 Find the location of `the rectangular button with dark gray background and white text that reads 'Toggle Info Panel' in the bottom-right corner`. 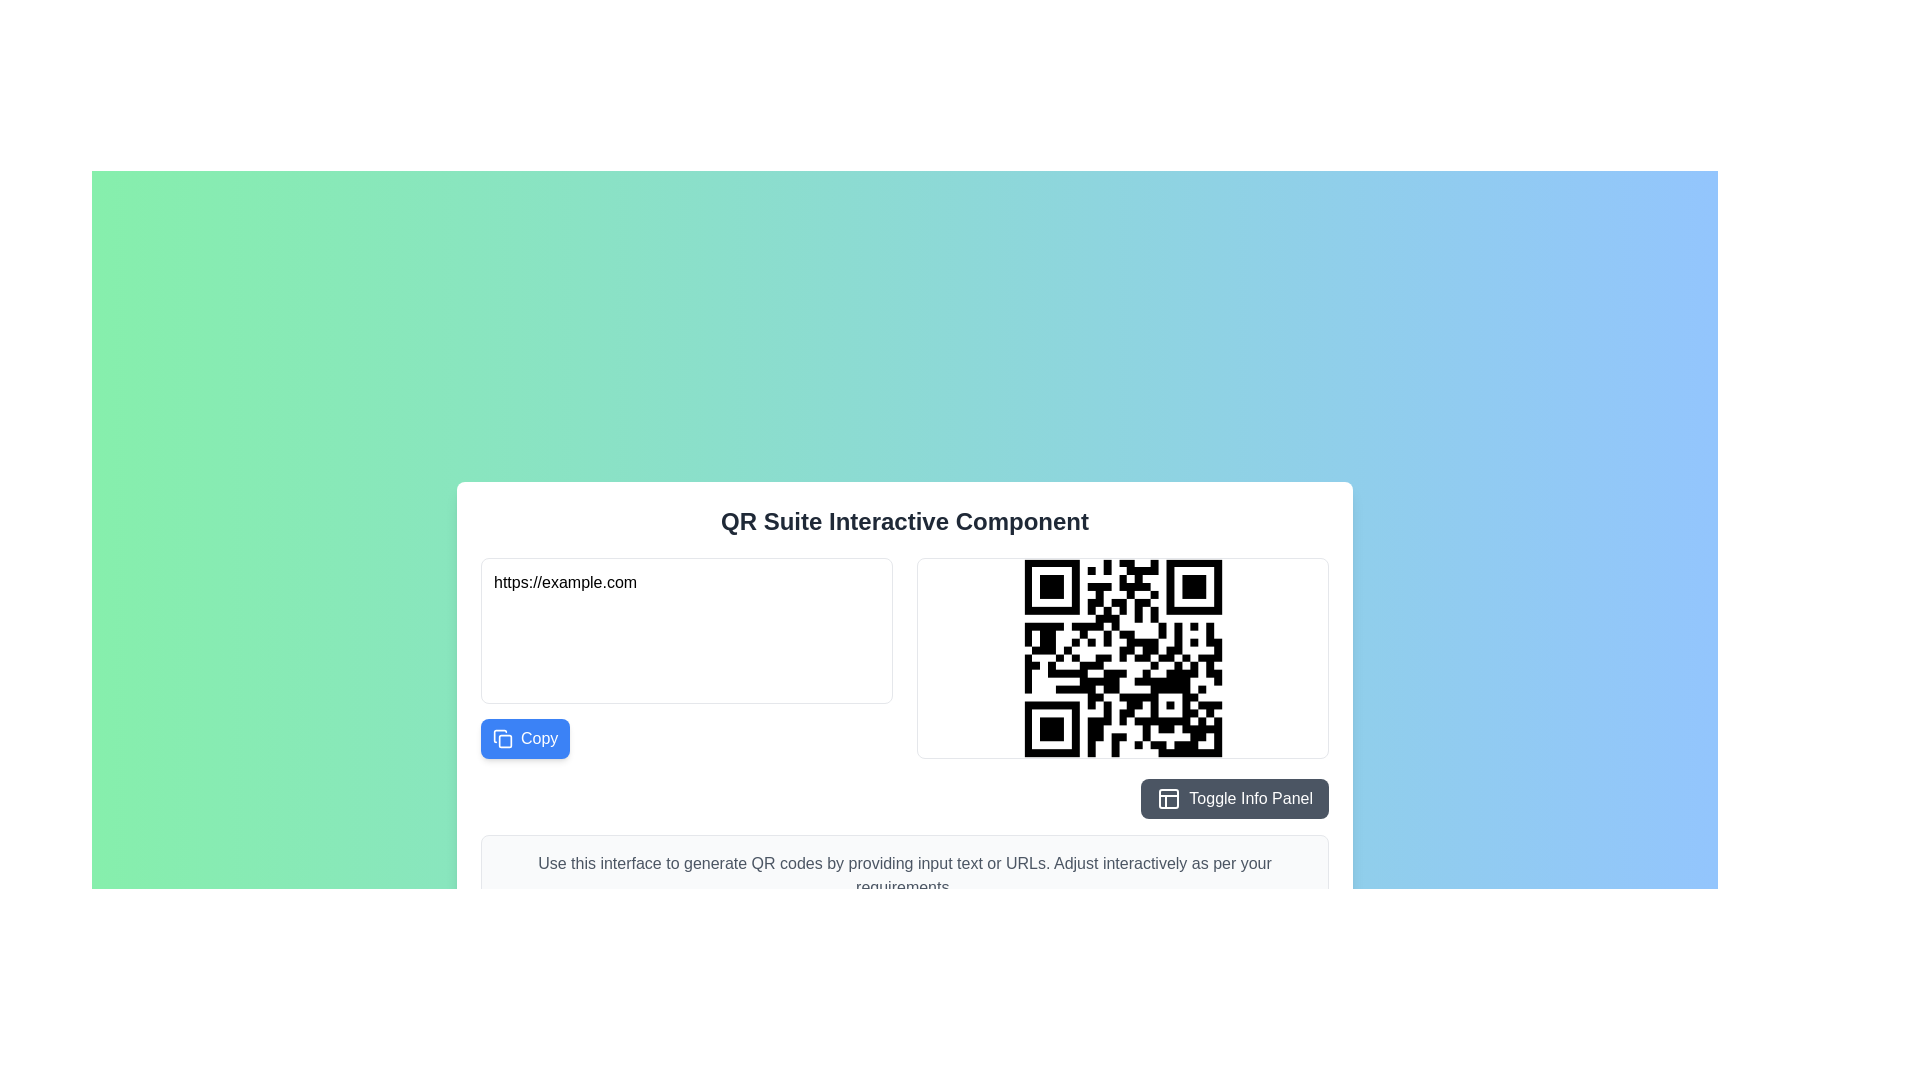

the rectangular button with dark gray background and white text that reads 'Toggle Info Panel' in the bottom-right corner is located at coordinates (1234, 797).